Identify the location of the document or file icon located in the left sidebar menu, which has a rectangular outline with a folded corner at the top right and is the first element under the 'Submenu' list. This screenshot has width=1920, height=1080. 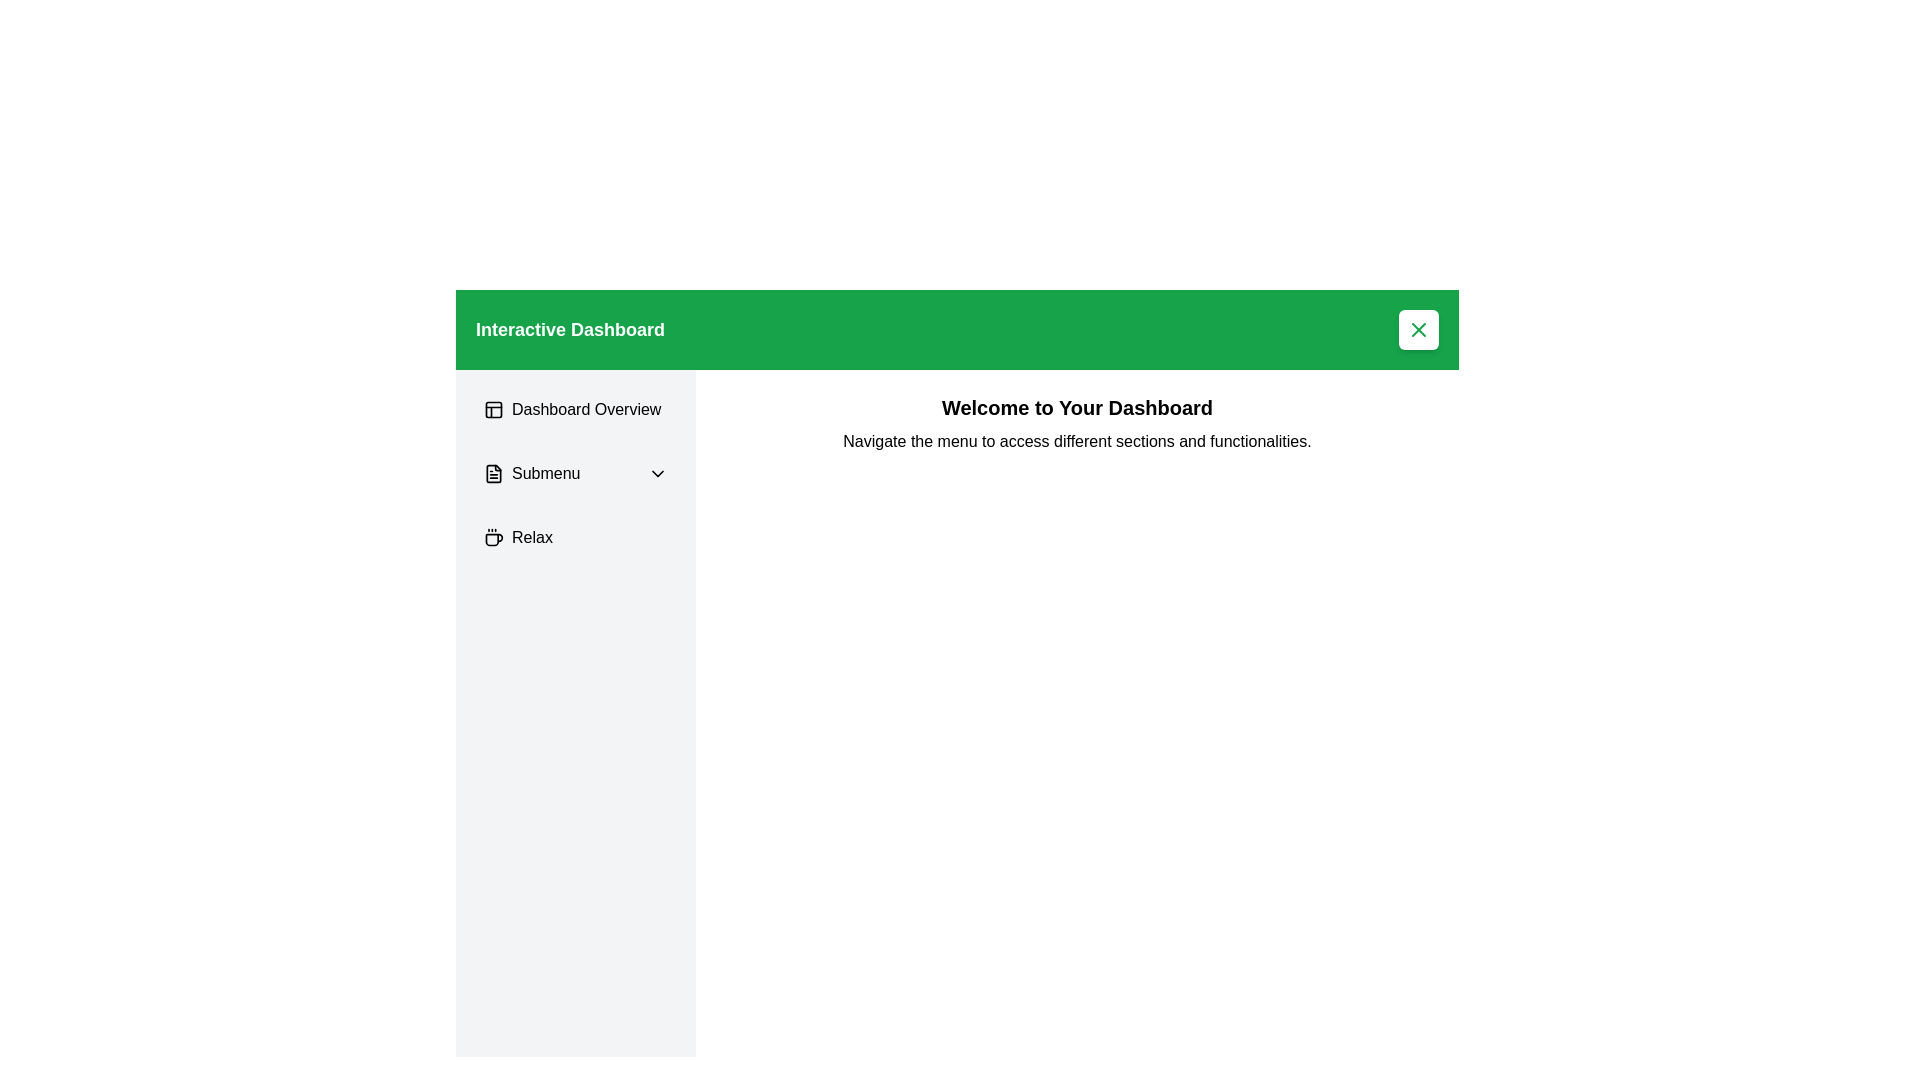
(494, 474).